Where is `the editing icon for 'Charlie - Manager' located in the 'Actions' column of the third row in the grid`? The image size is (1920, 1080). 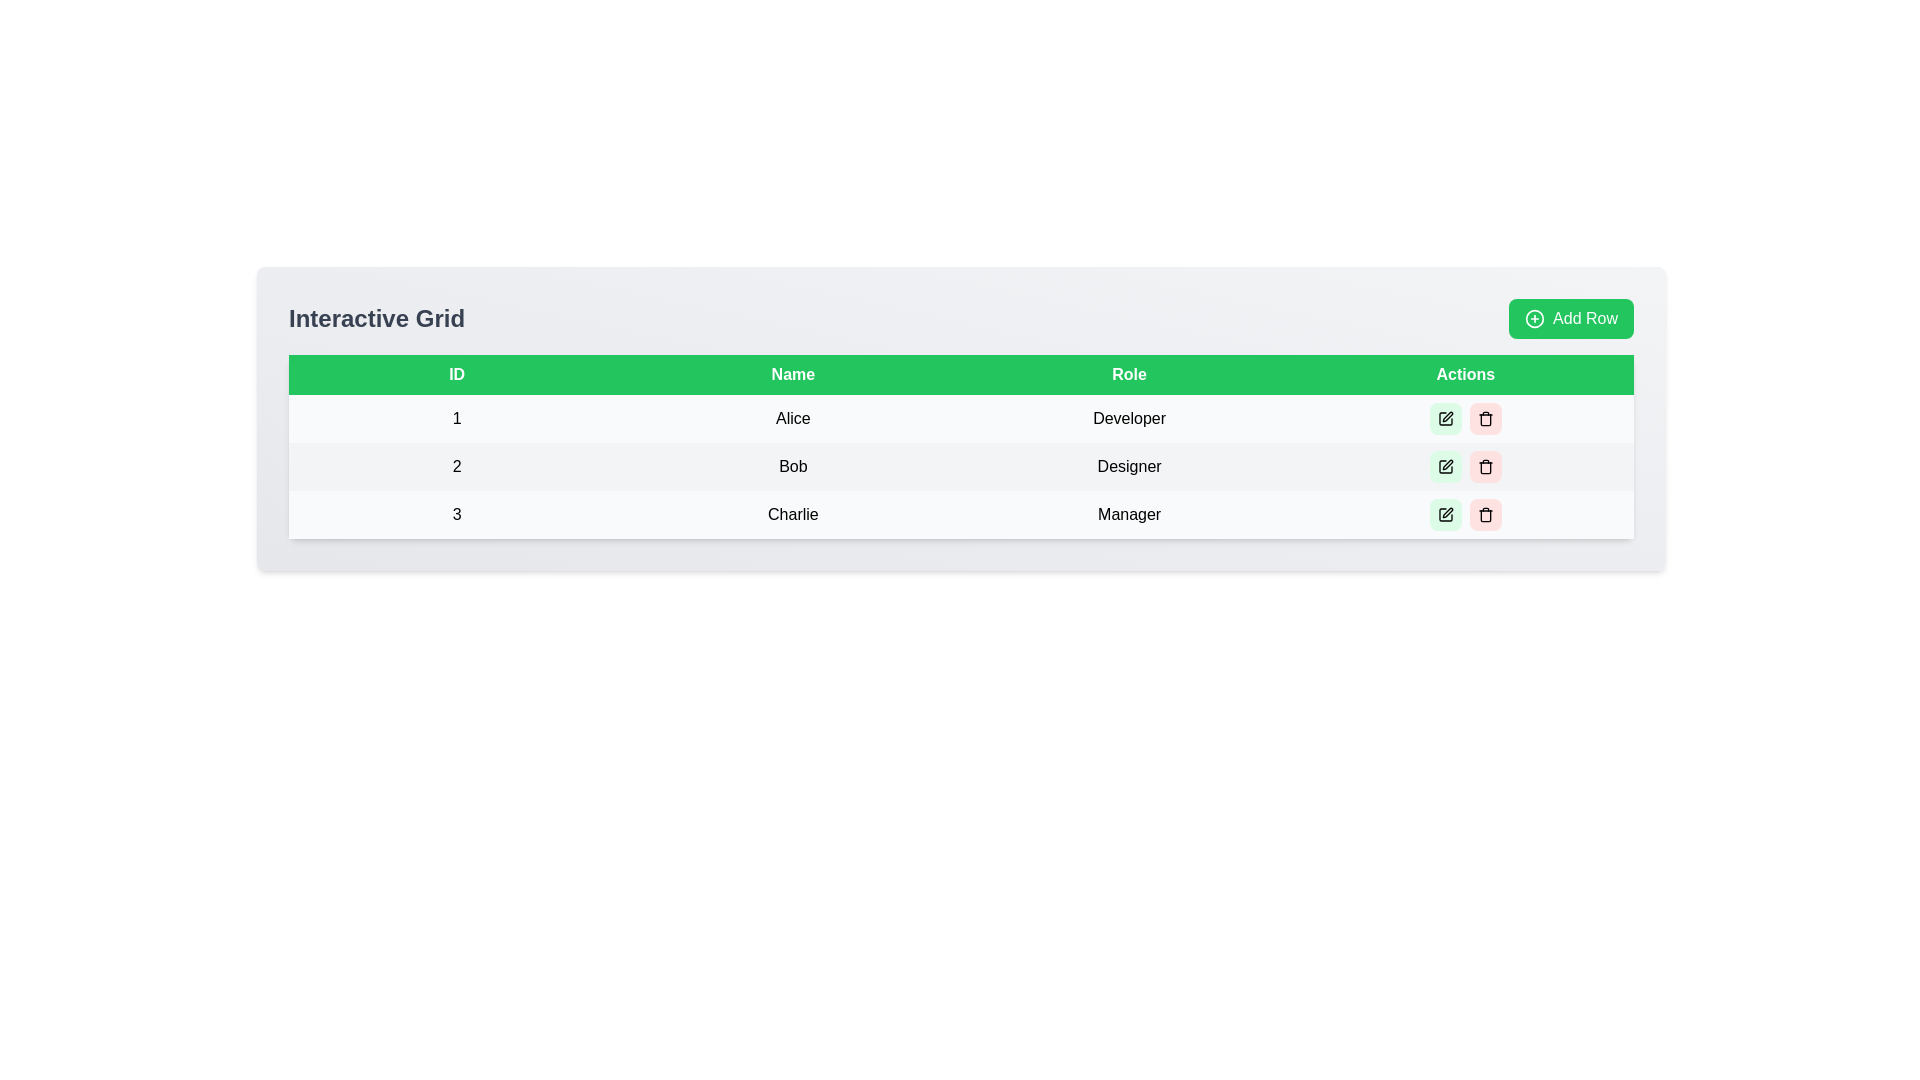 the editing icon for 'Charlie - Manager' located in the 'Actions' column of the third row in the grid is located at coordinates (1445, 514).